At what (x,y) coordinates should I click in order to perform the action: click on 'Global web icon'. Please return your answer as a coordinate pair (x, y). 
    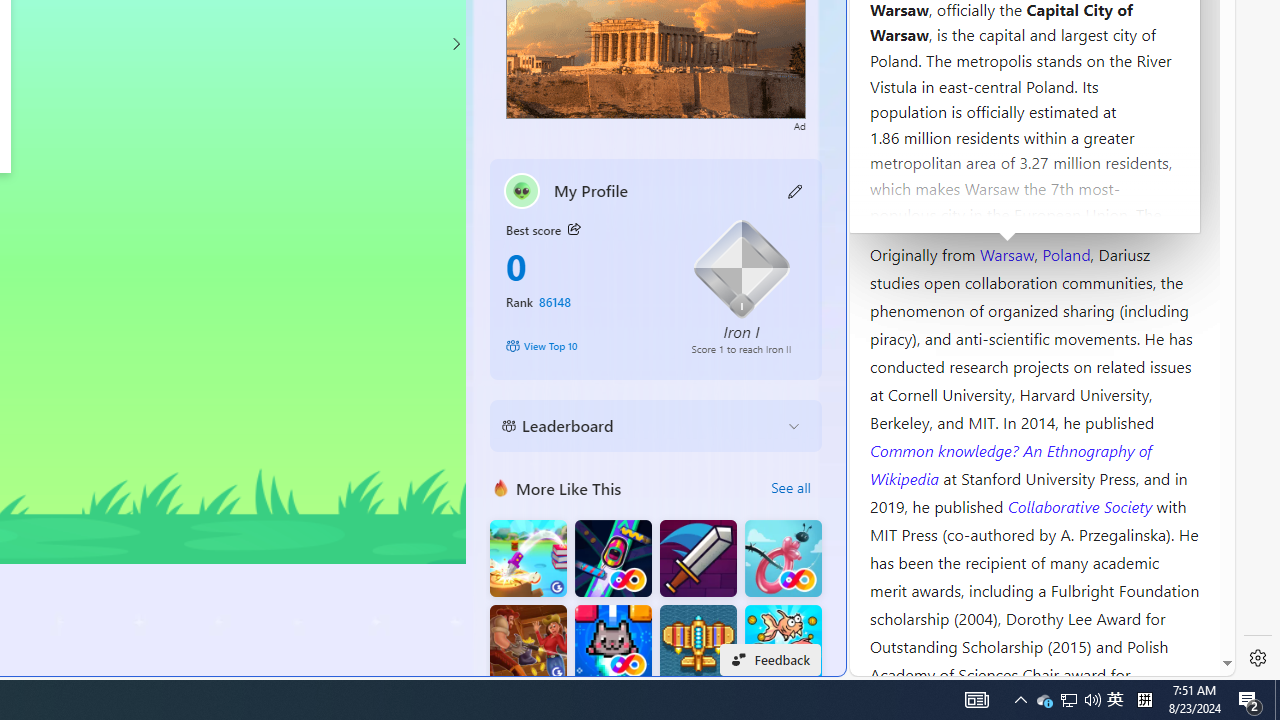
    Looking at the image, I should click on (887, 663).